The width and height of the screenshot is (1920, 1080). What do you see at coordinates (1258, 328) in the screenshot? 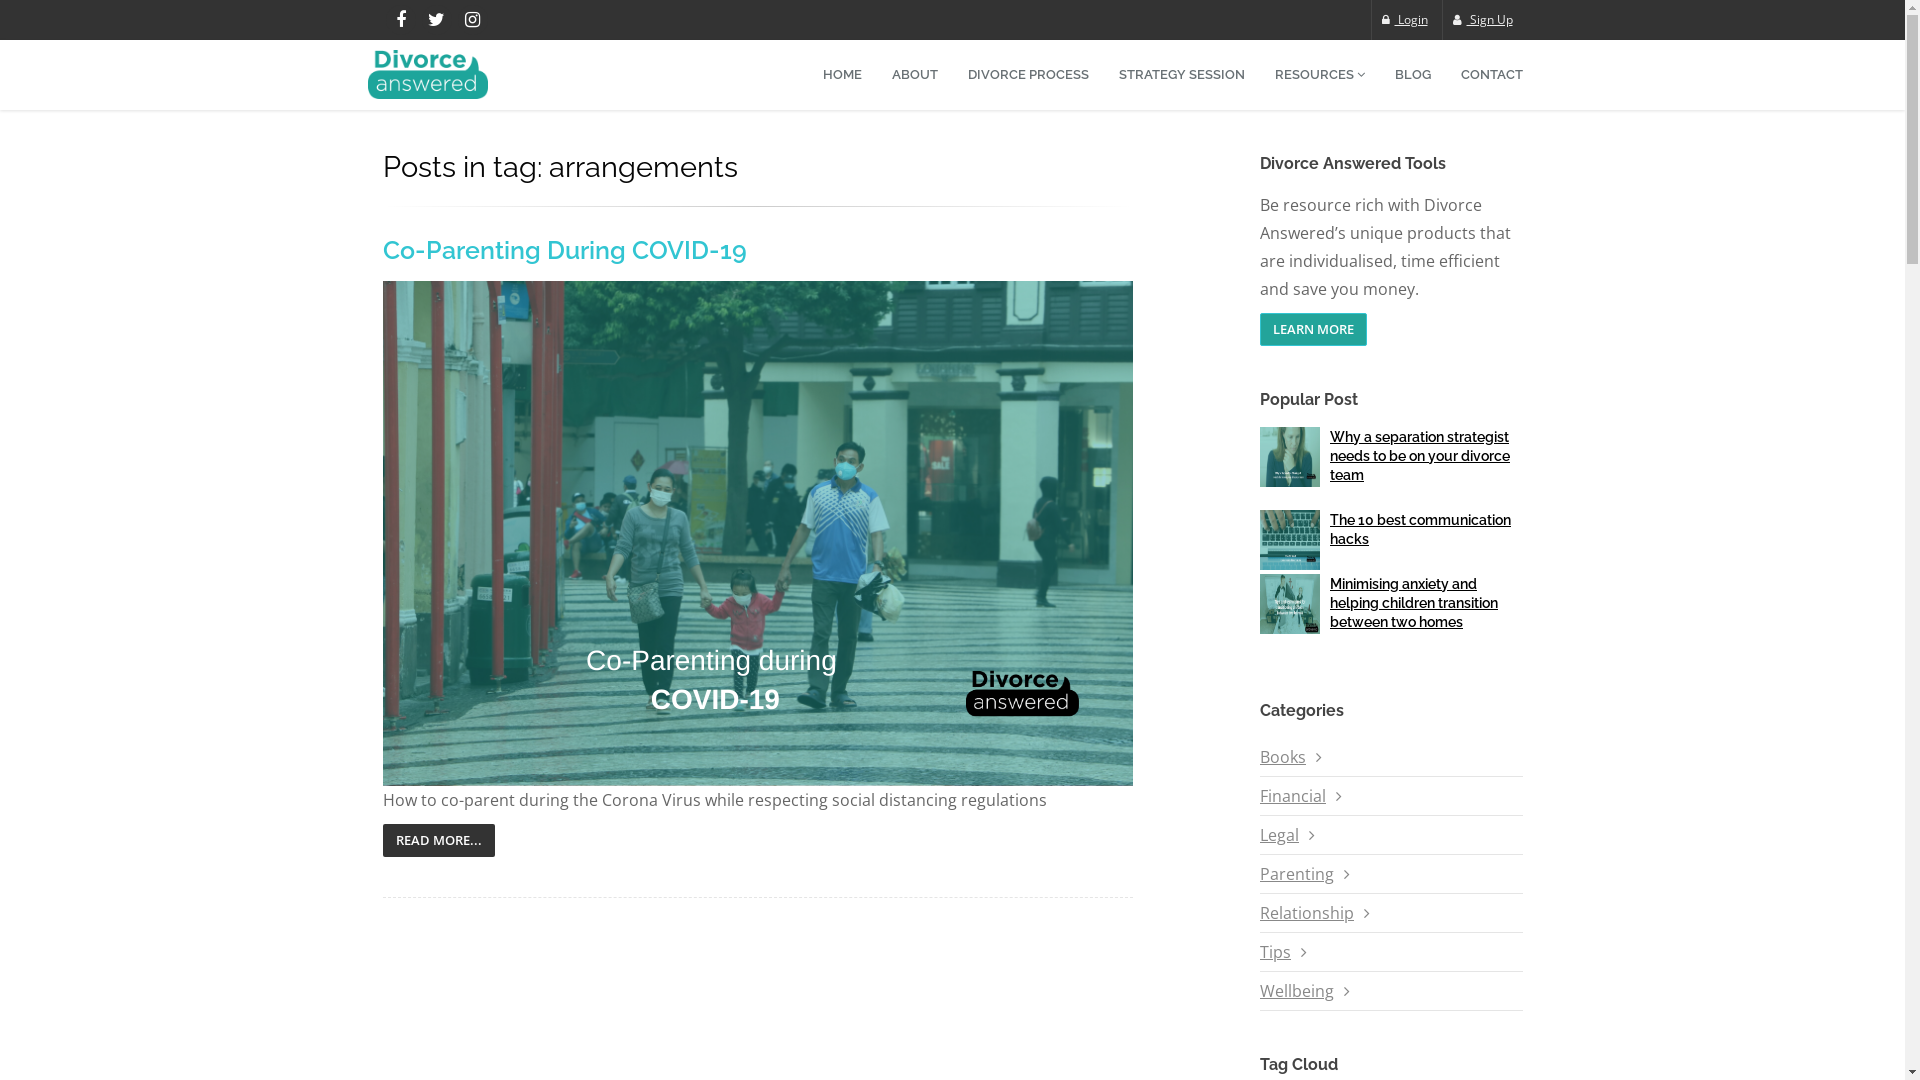
I see `'LEARN MORE'` at bounding box center [1258, 328].